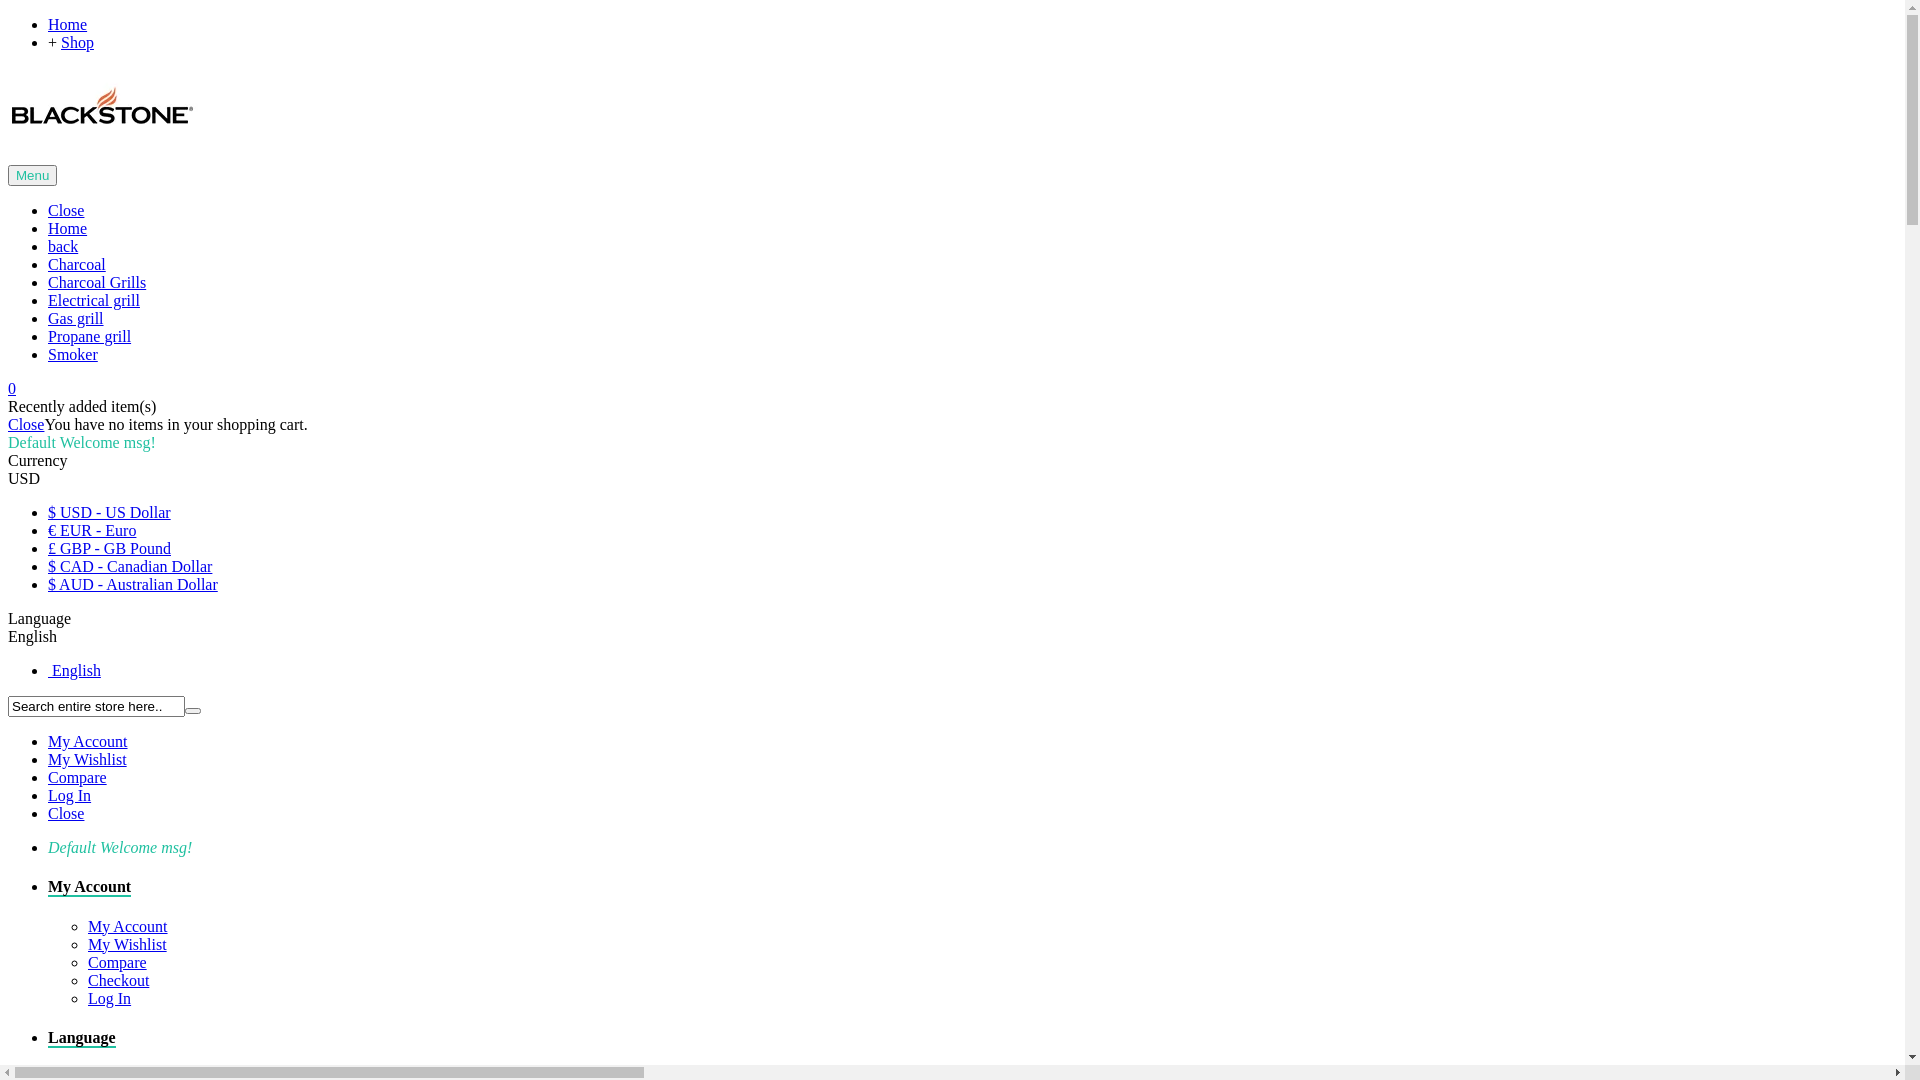 Image resolution: width=1920 pixels, height=1080 pixels. Describe the element at coordinates (32, 636) in the screenshot. I see `'English'` at that location.